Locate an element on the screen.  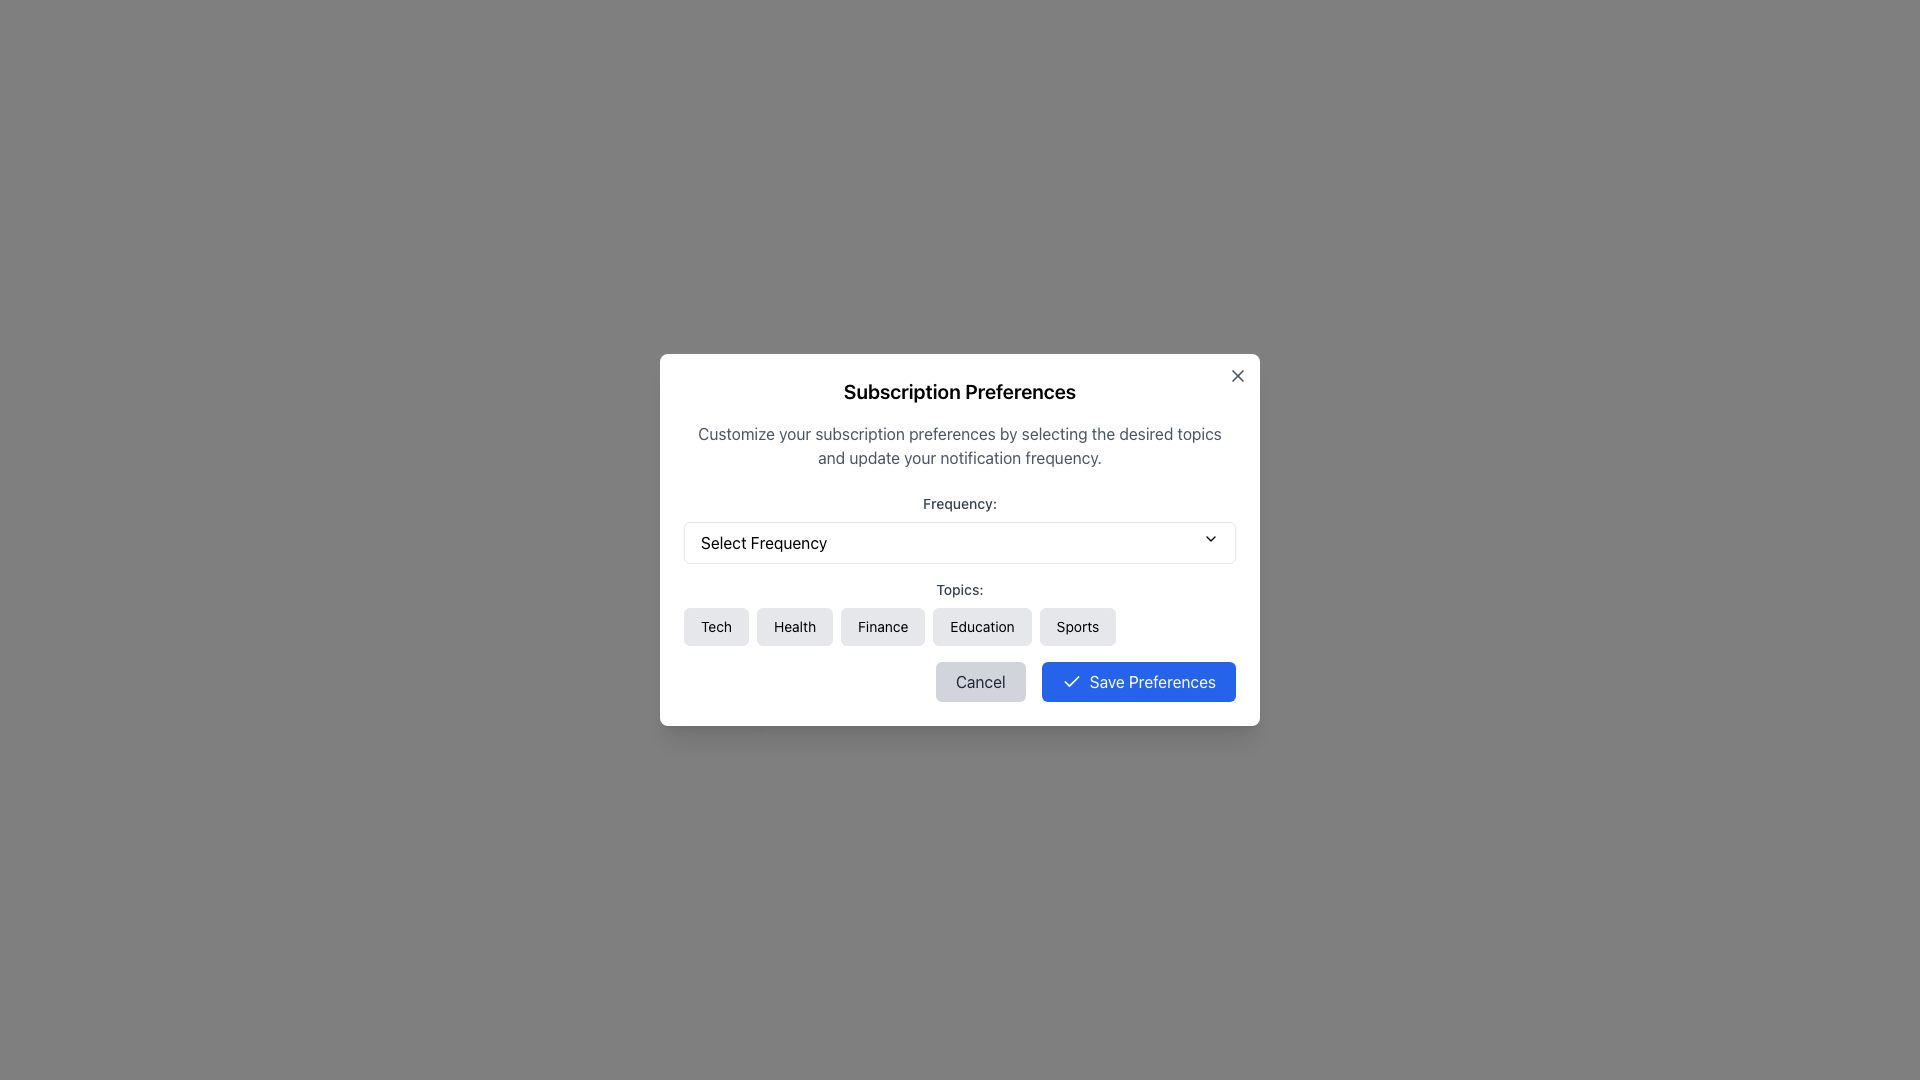
the 'Finance' button, which is the third button in a horizontal row under the 'Topics' section of the modal dialog is located at coordinates (882, 626).